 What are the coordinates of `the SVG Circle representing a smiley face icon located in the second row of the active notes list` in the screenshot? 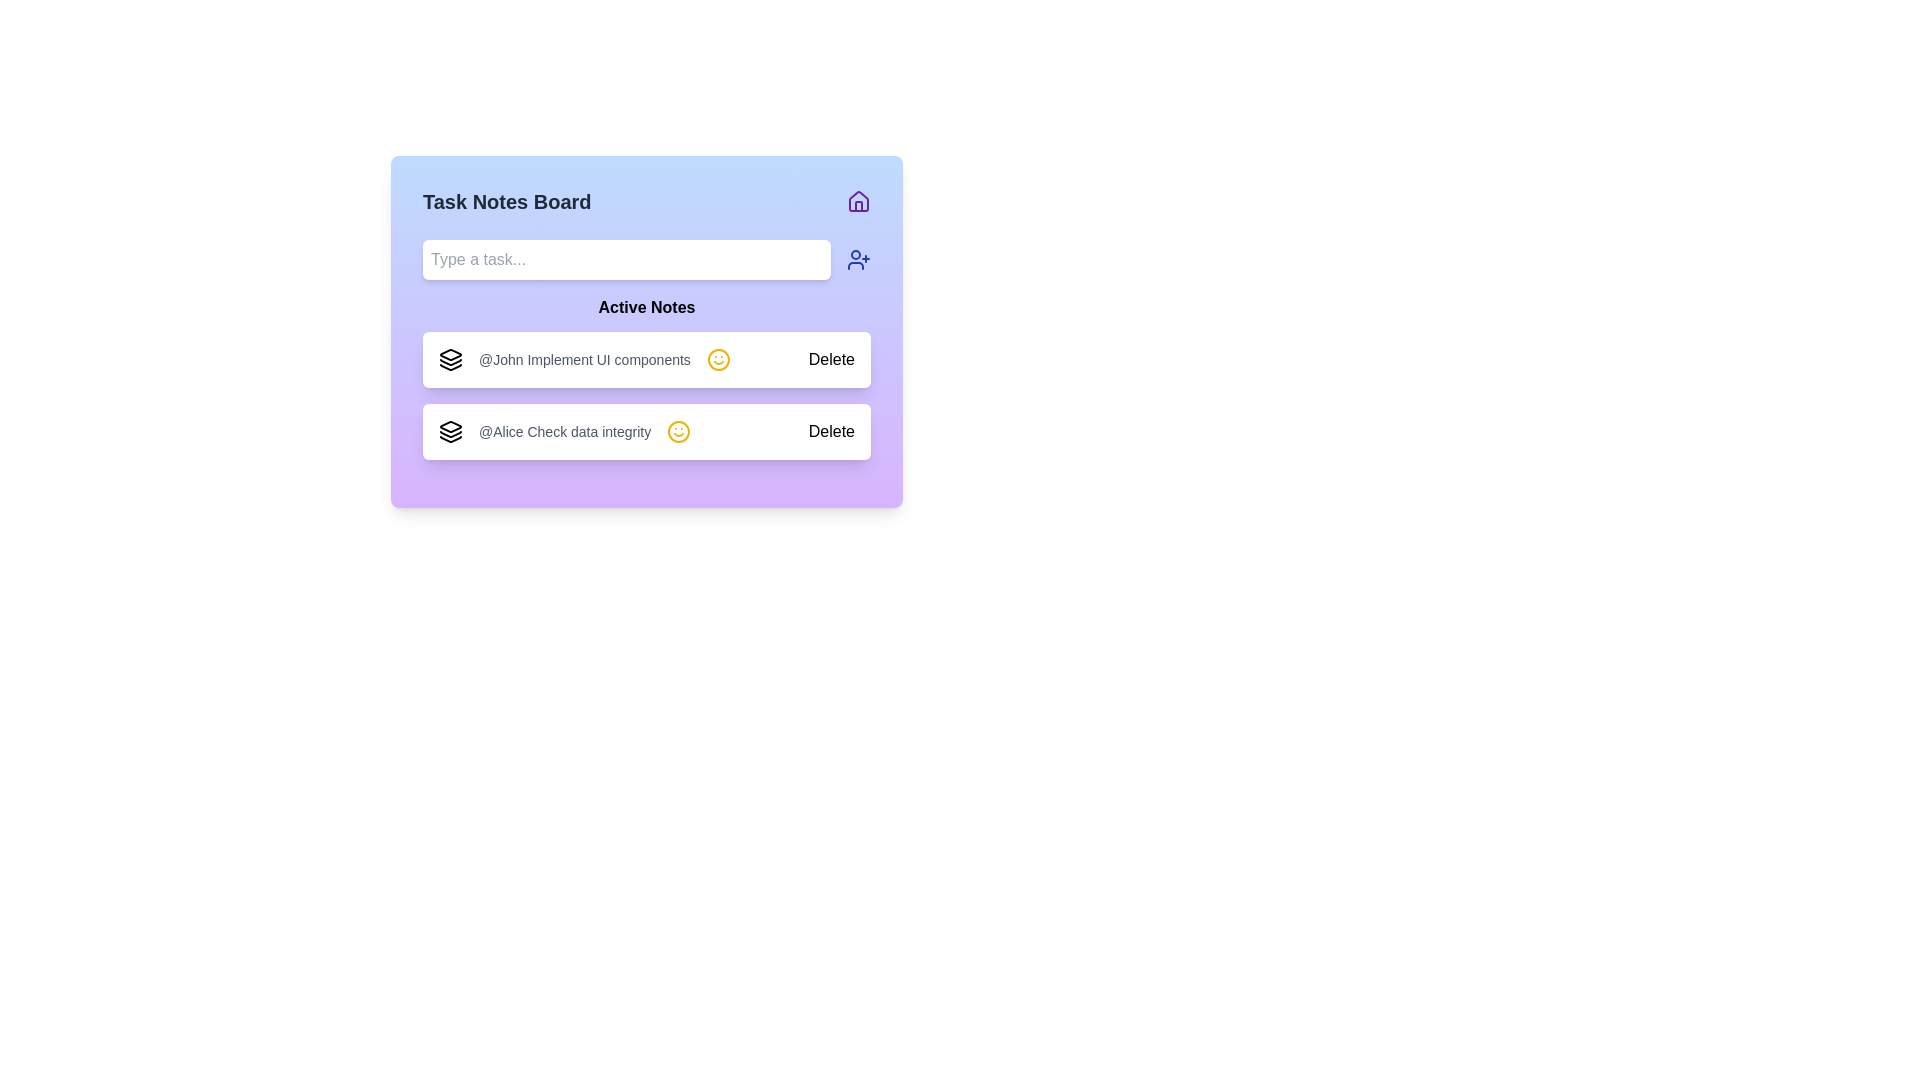 It's located at (679, 431).